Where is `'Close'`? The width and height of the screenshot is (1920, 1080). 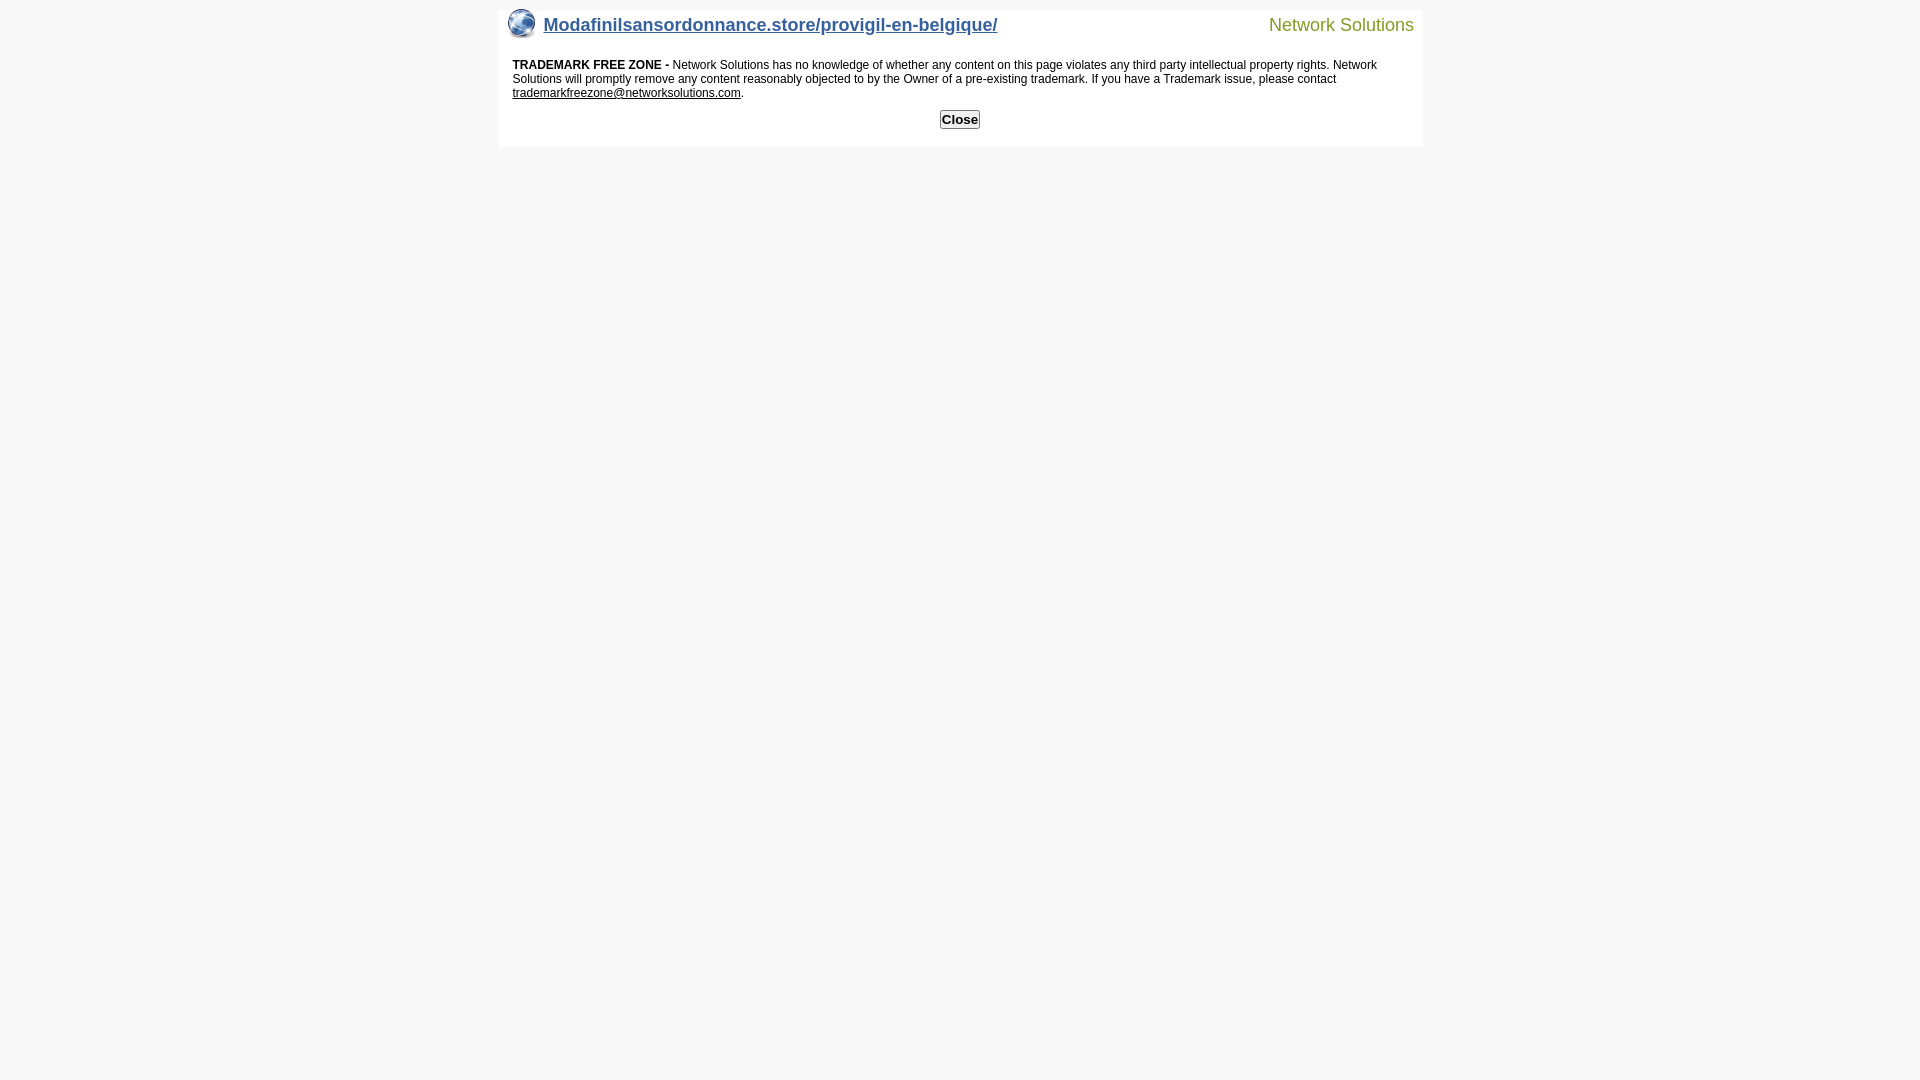
'Close' is located at coordinates (960, 119).